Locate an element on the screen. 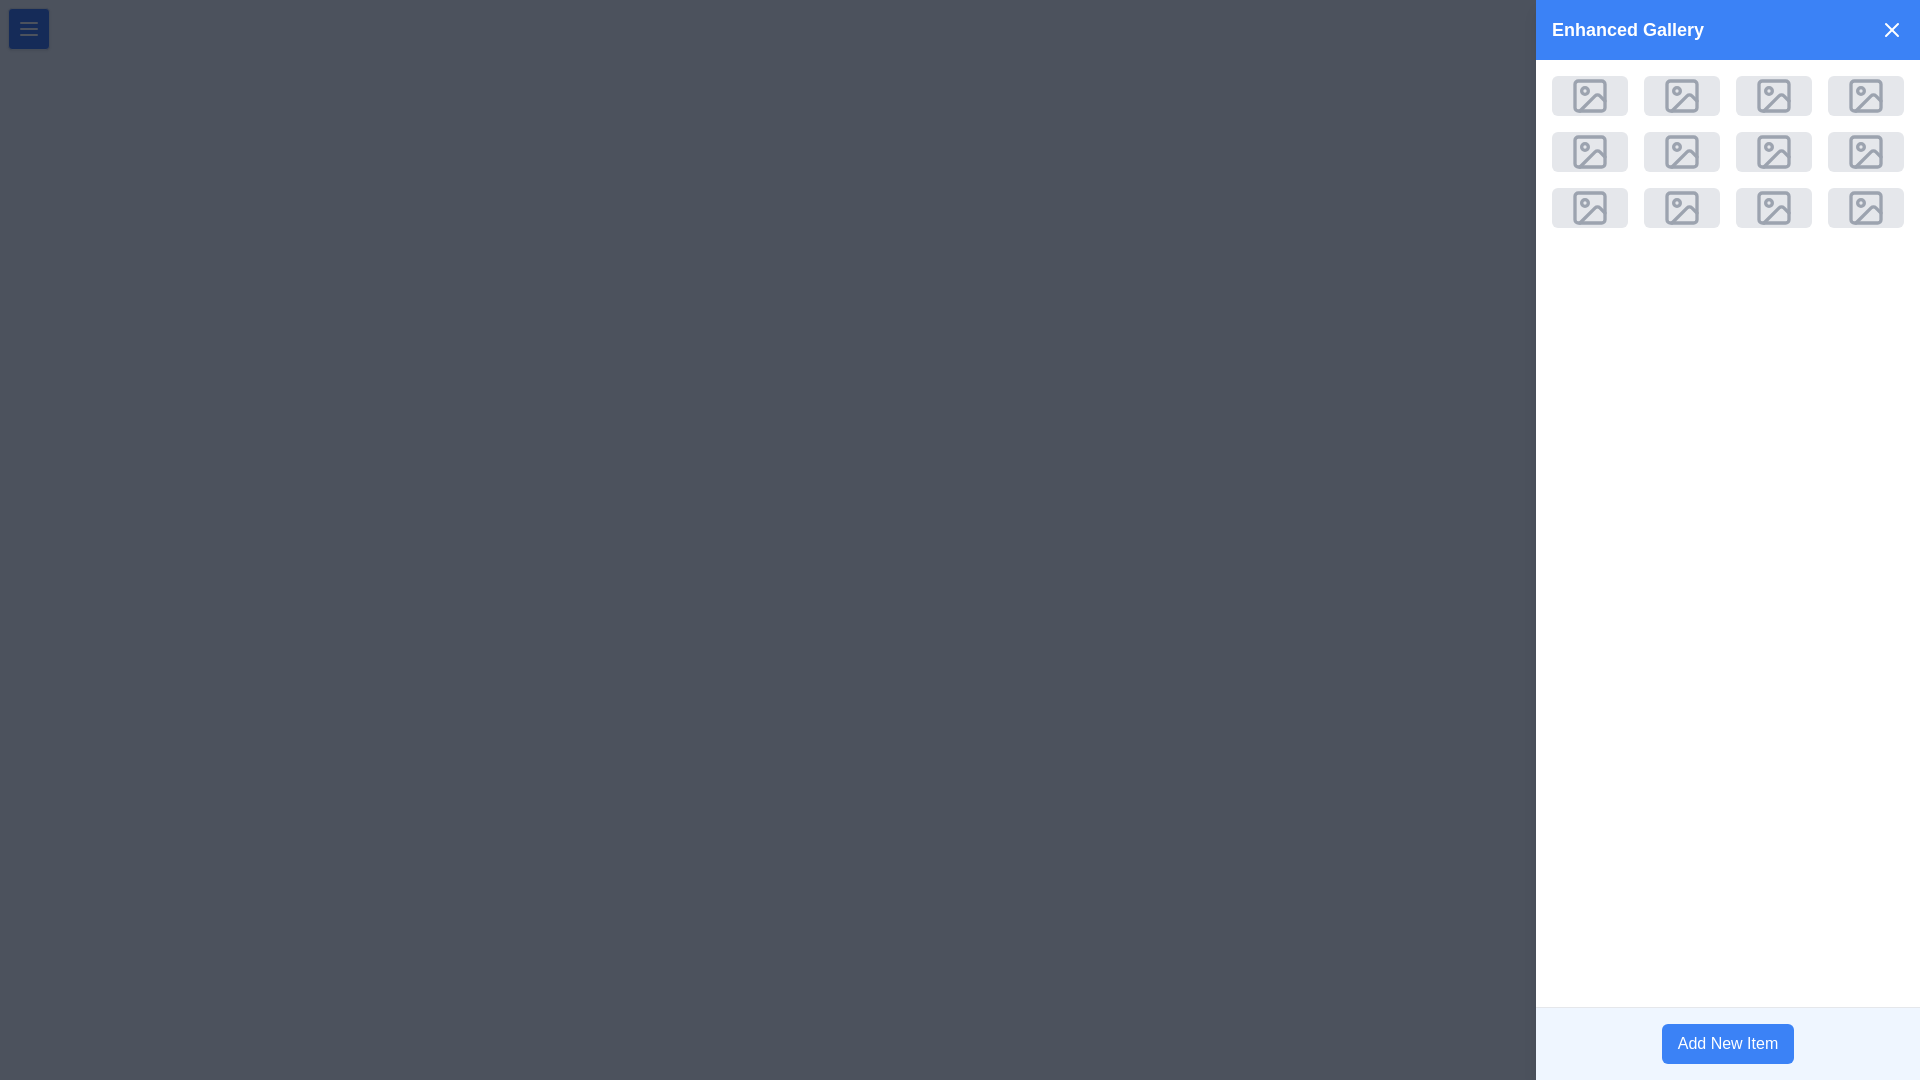  the image placeholder located in the second slot of the second row within the 'Enhanced Gallery' section to interact with it is located at coordinates (1680, 150).